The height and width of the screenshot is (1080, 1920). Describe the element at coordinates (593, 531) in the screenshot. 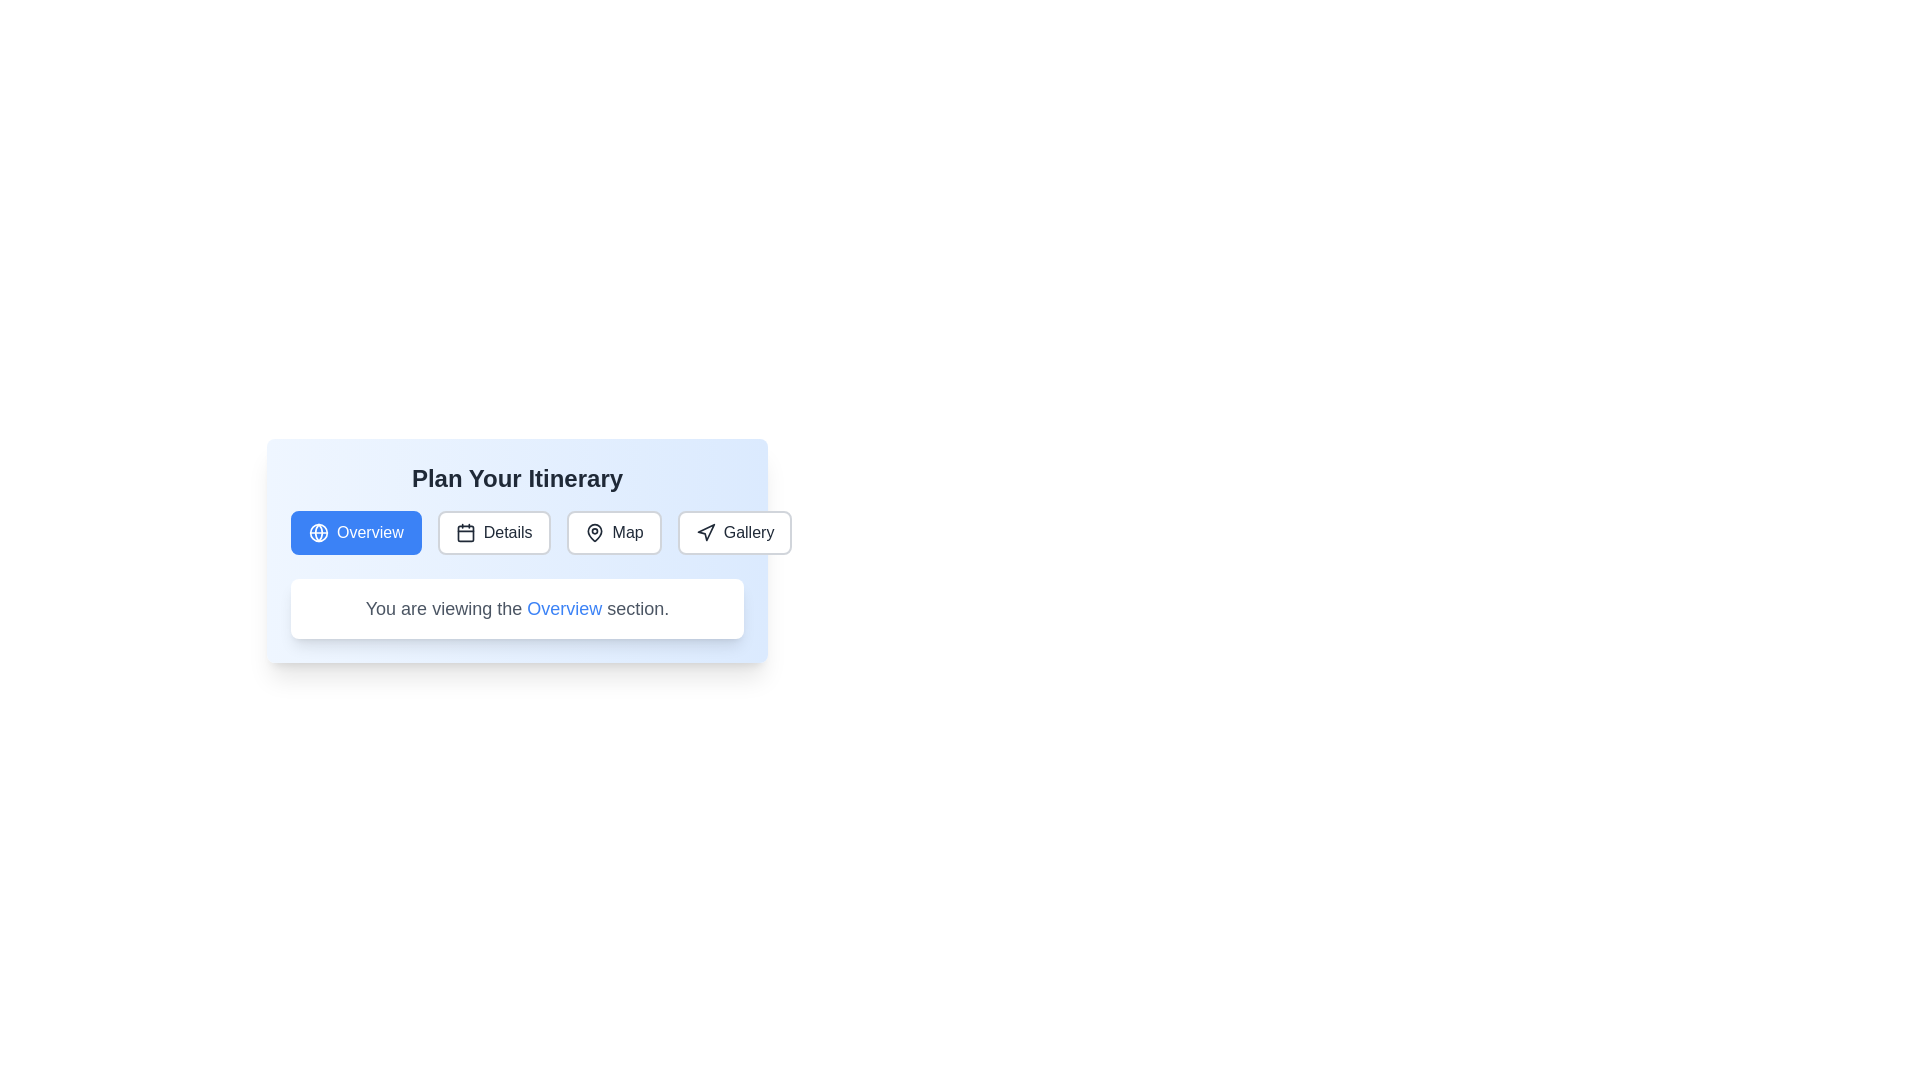

I see `the 'Map' button, which is the third button from the left in the 'Plan Your Itinerary' navigation section` at that location.